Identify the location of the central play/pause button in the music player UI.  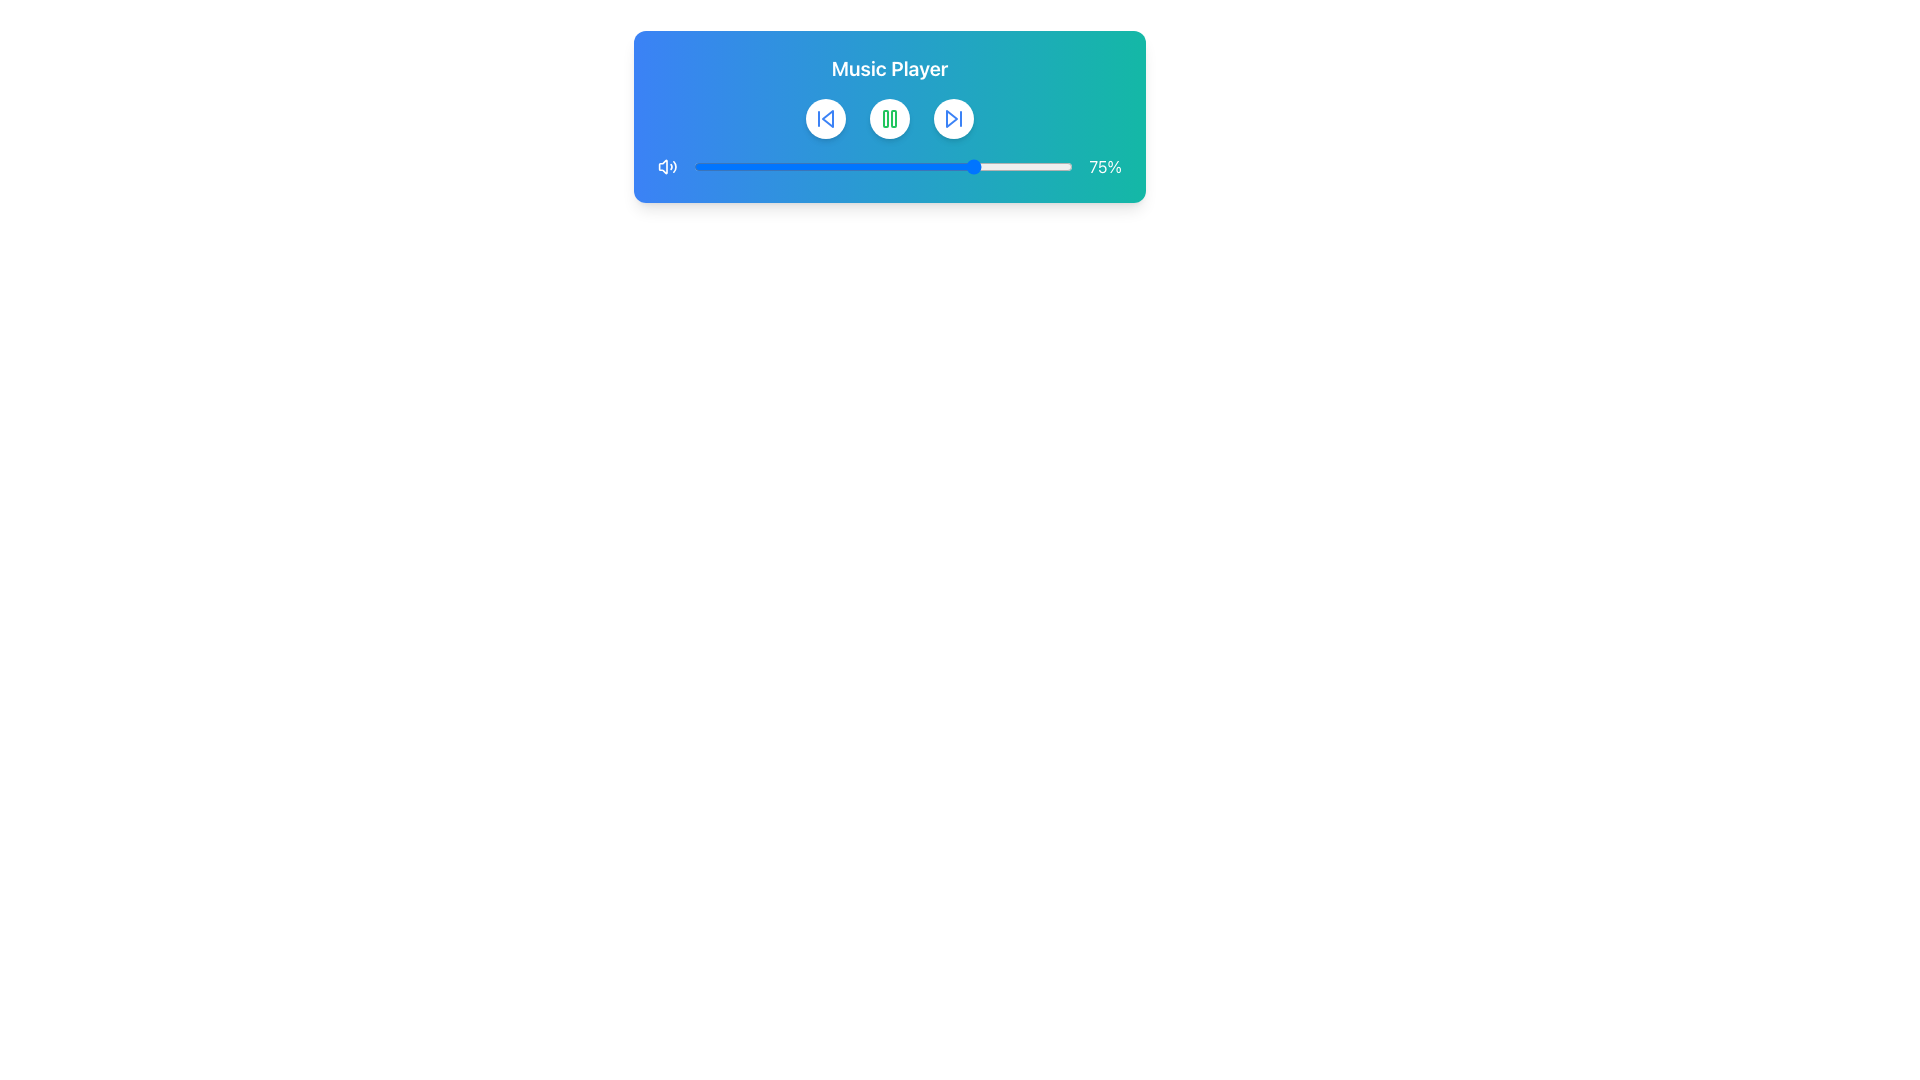
(888, 119).